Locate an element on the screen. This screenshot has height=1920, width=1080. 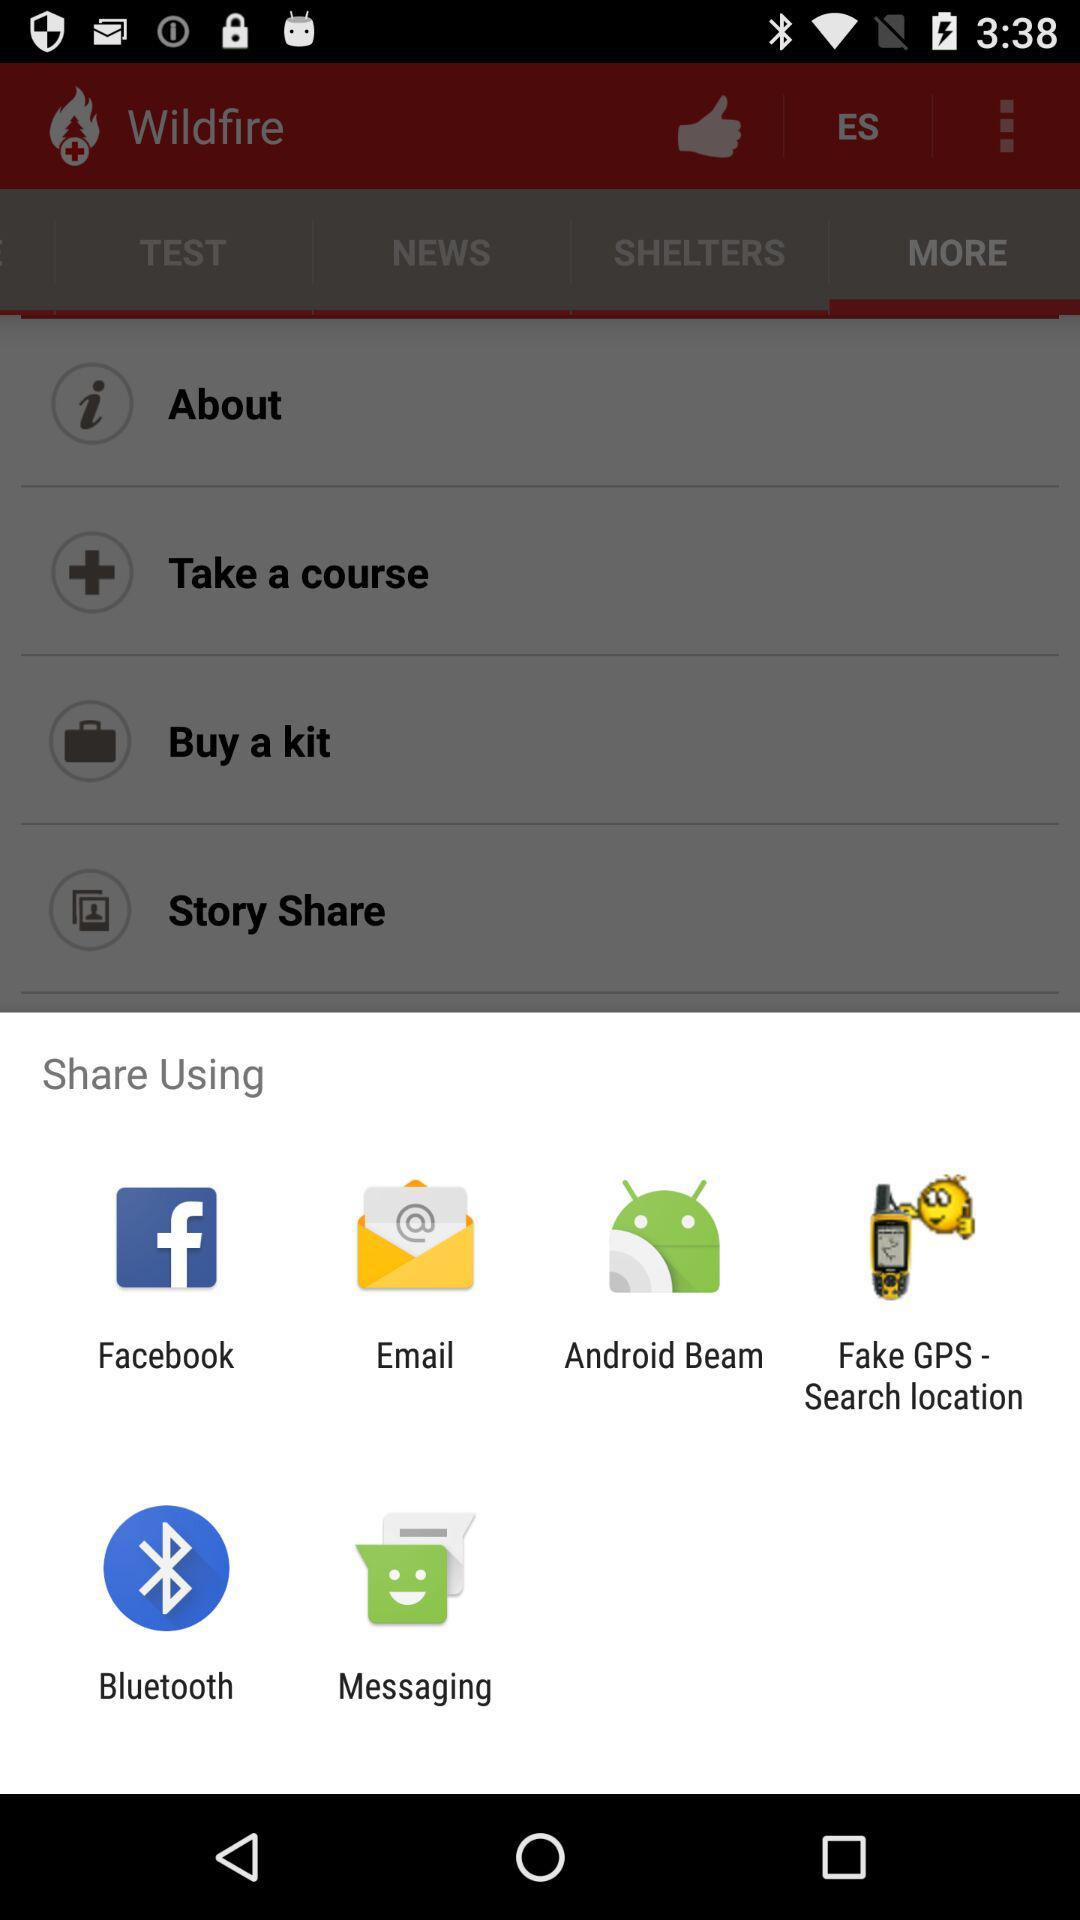
app to the right of the bluetooth icon is located at coordinates (414, 1705).